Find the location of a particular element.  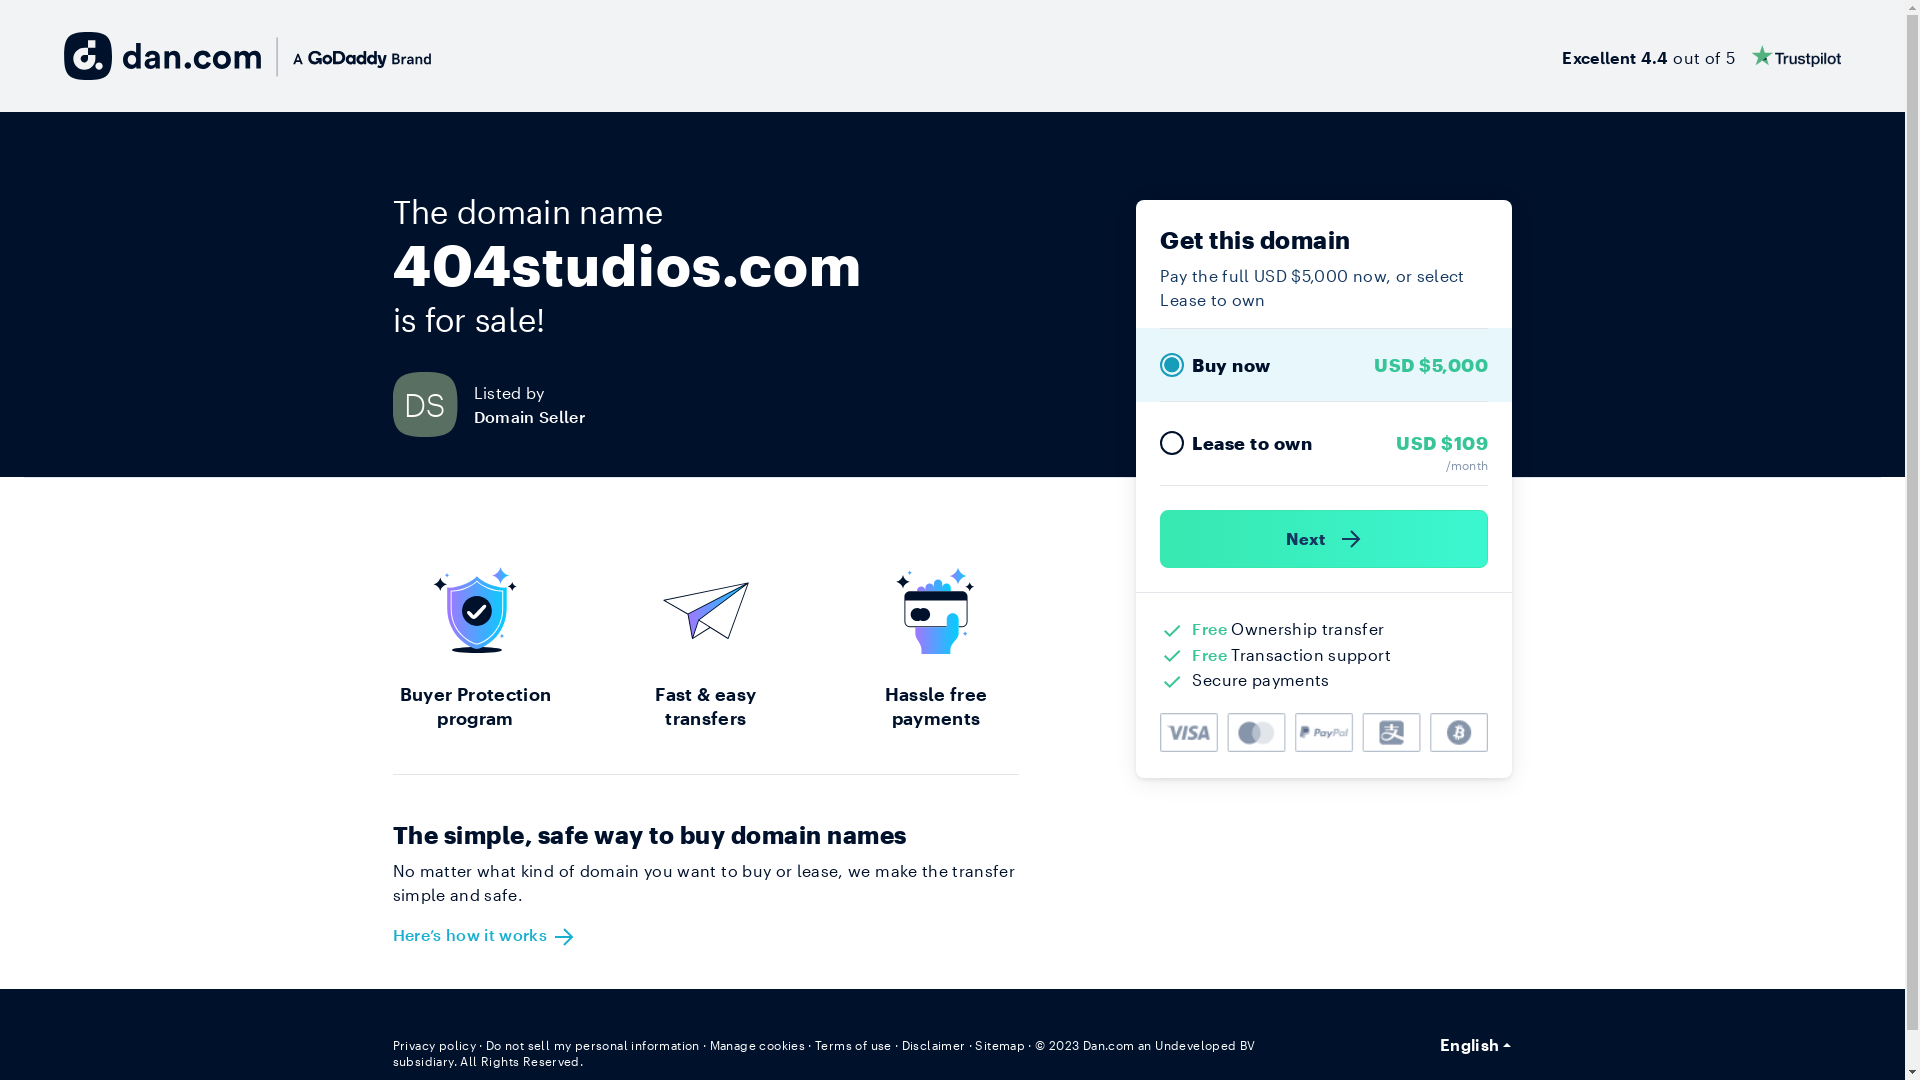

'Disclaimer' is located at coordinates (933, 1044).